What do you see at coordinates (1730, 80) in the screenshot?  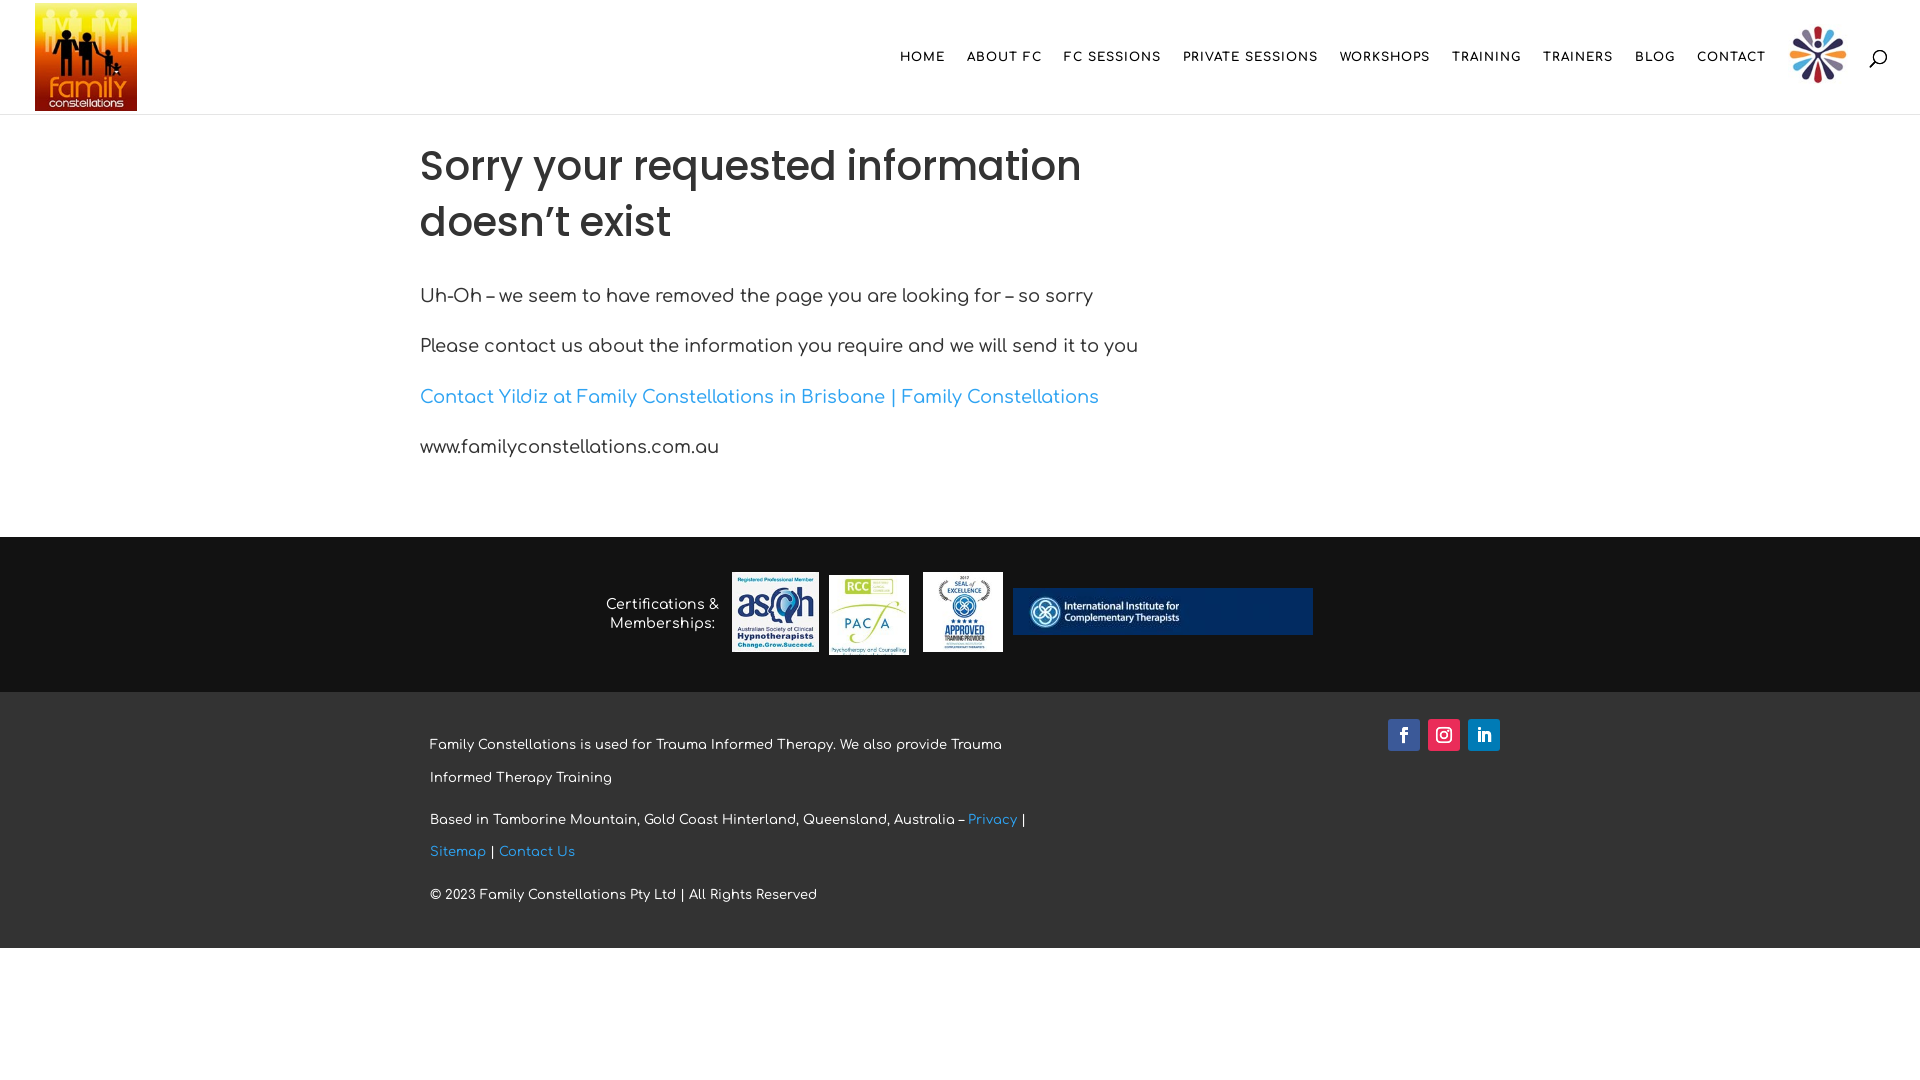 I see `'CONTACT'` at bounding box center [1730, 80].